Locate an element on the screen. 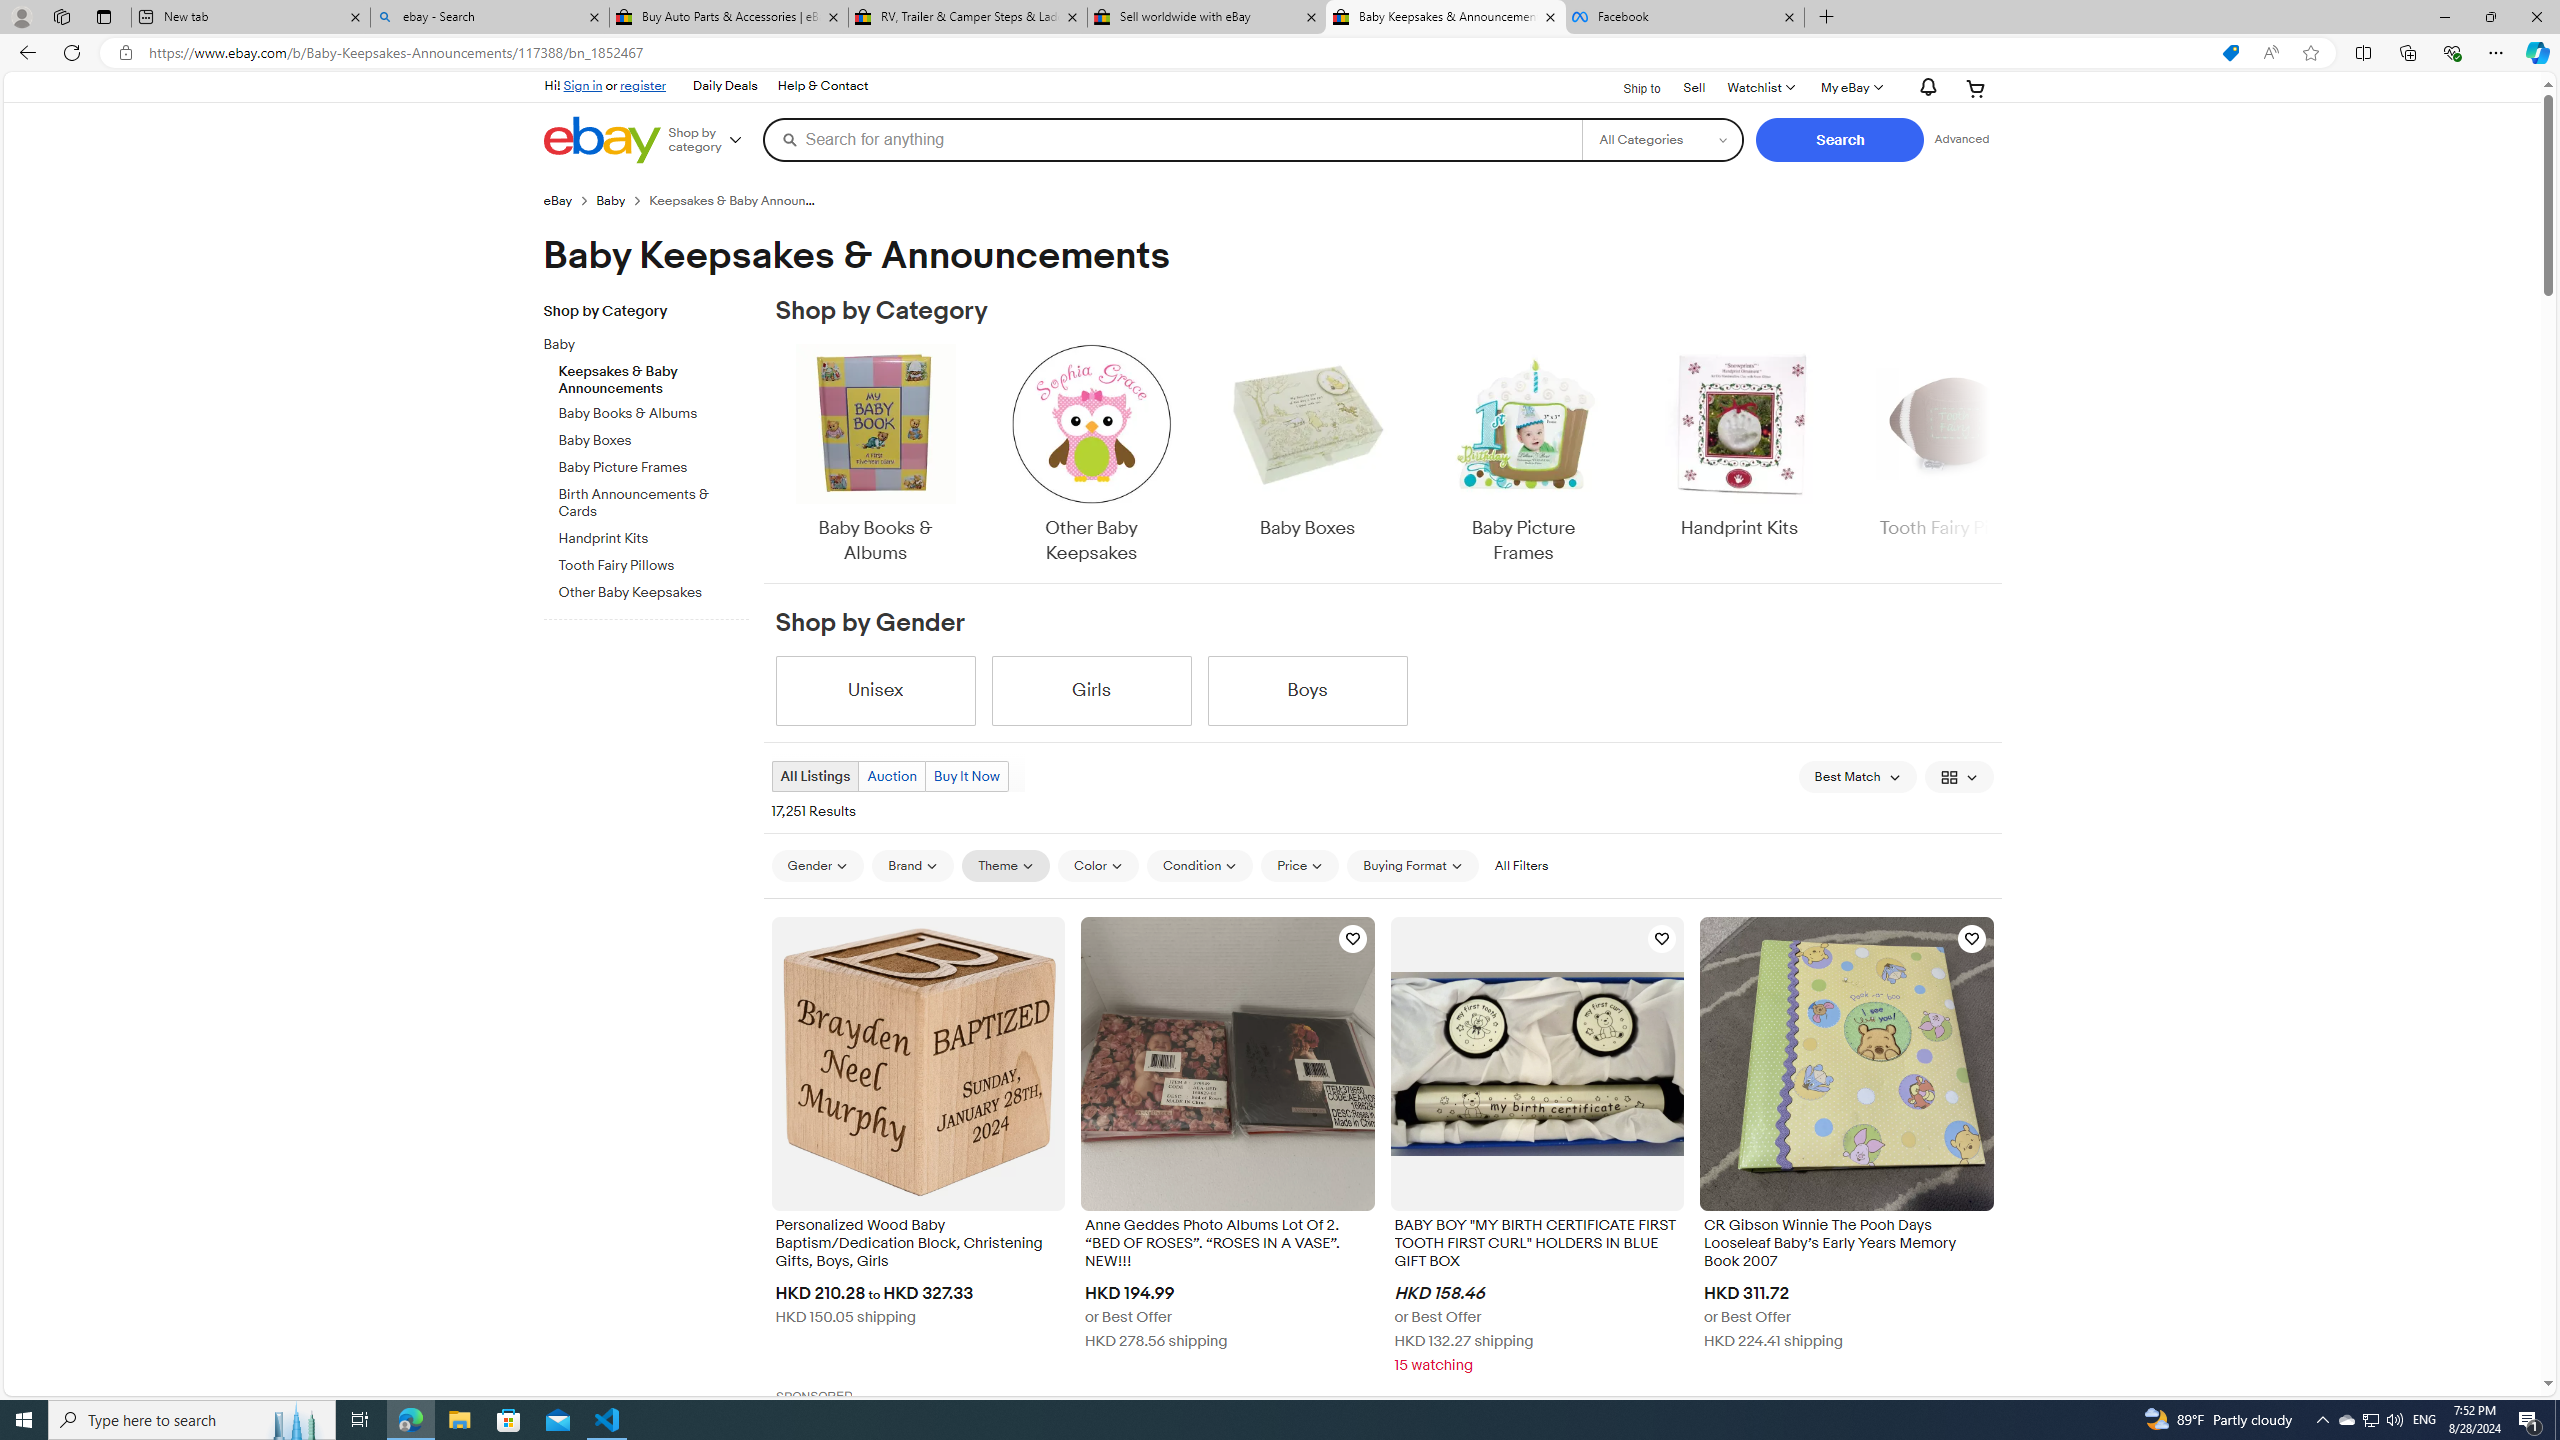  'Sell' is located at coordinates (1693, 87).